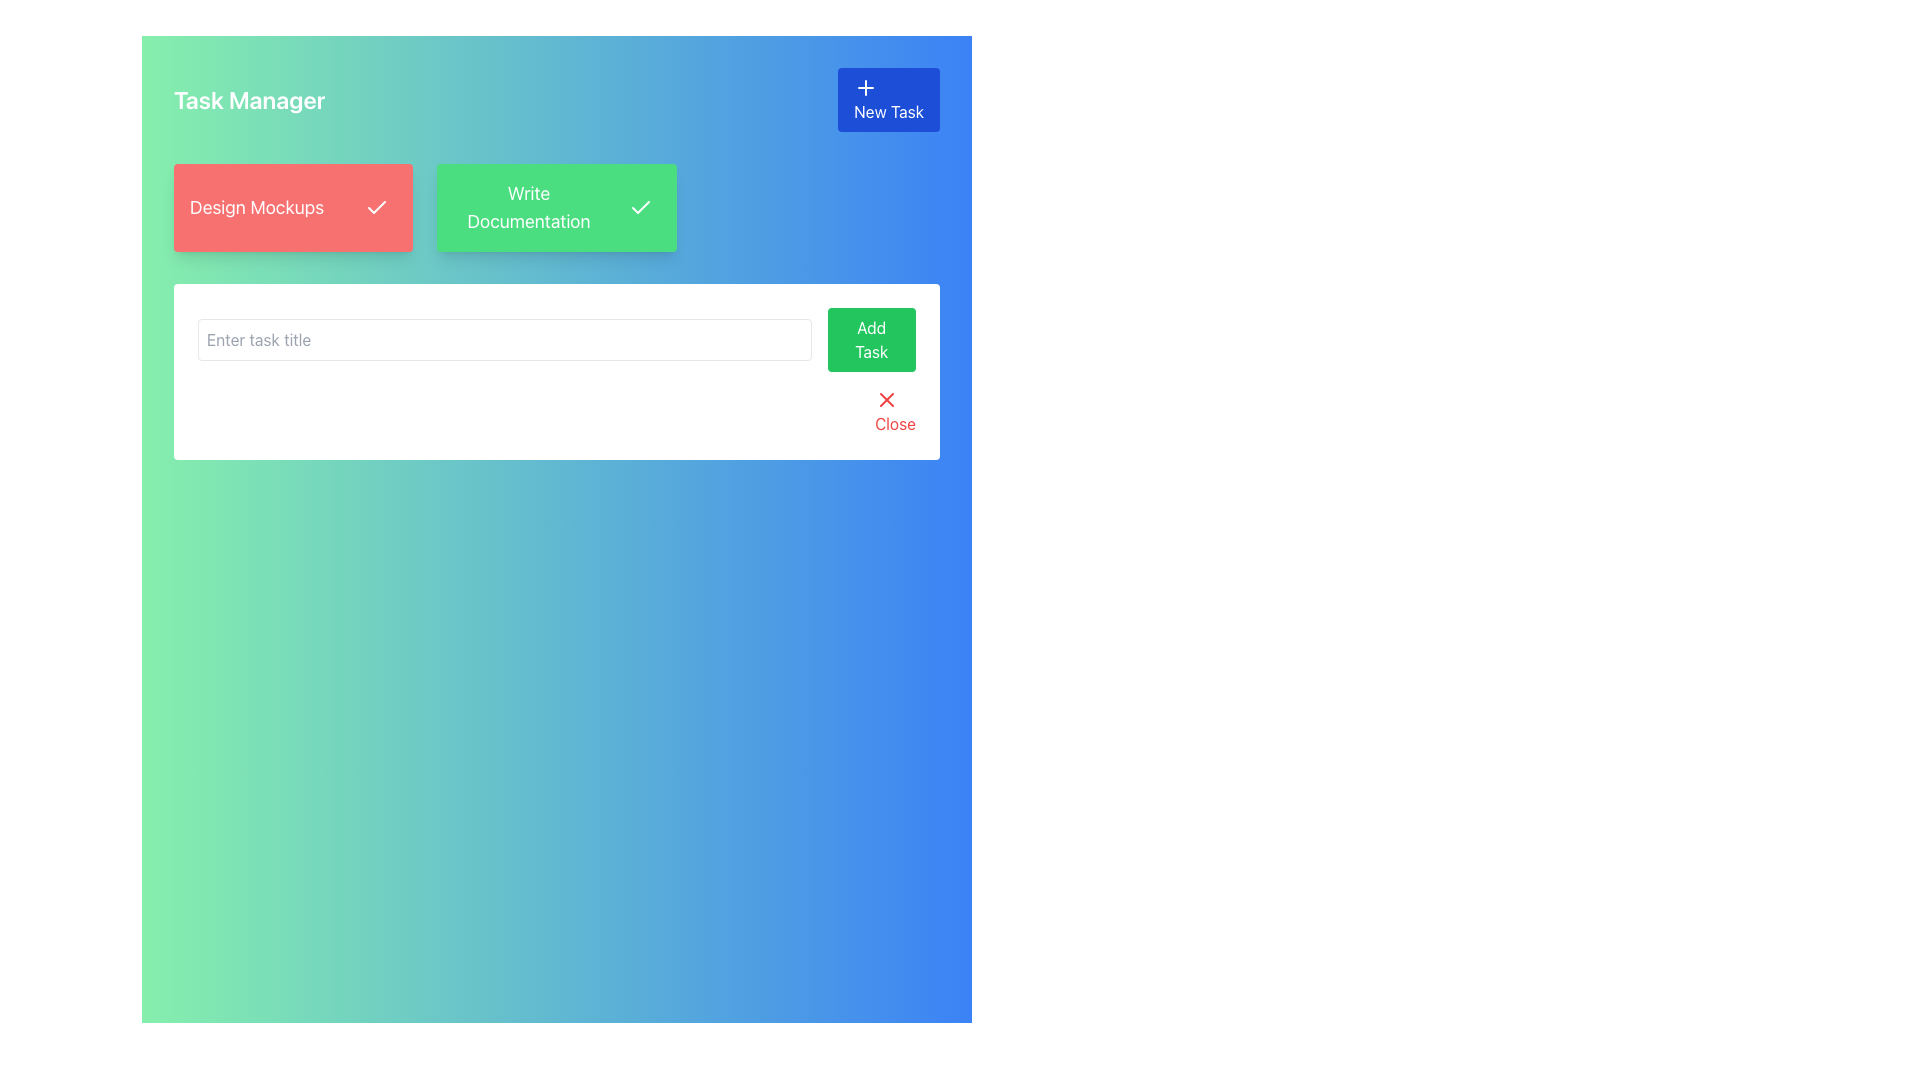 This screenshot has width=1920, height=1080. I want to click on the completion icon for the 'Write Documentation' task, which indicates that the task has been marked as completed, located in the header section of the task management interface, so click(640, 208).